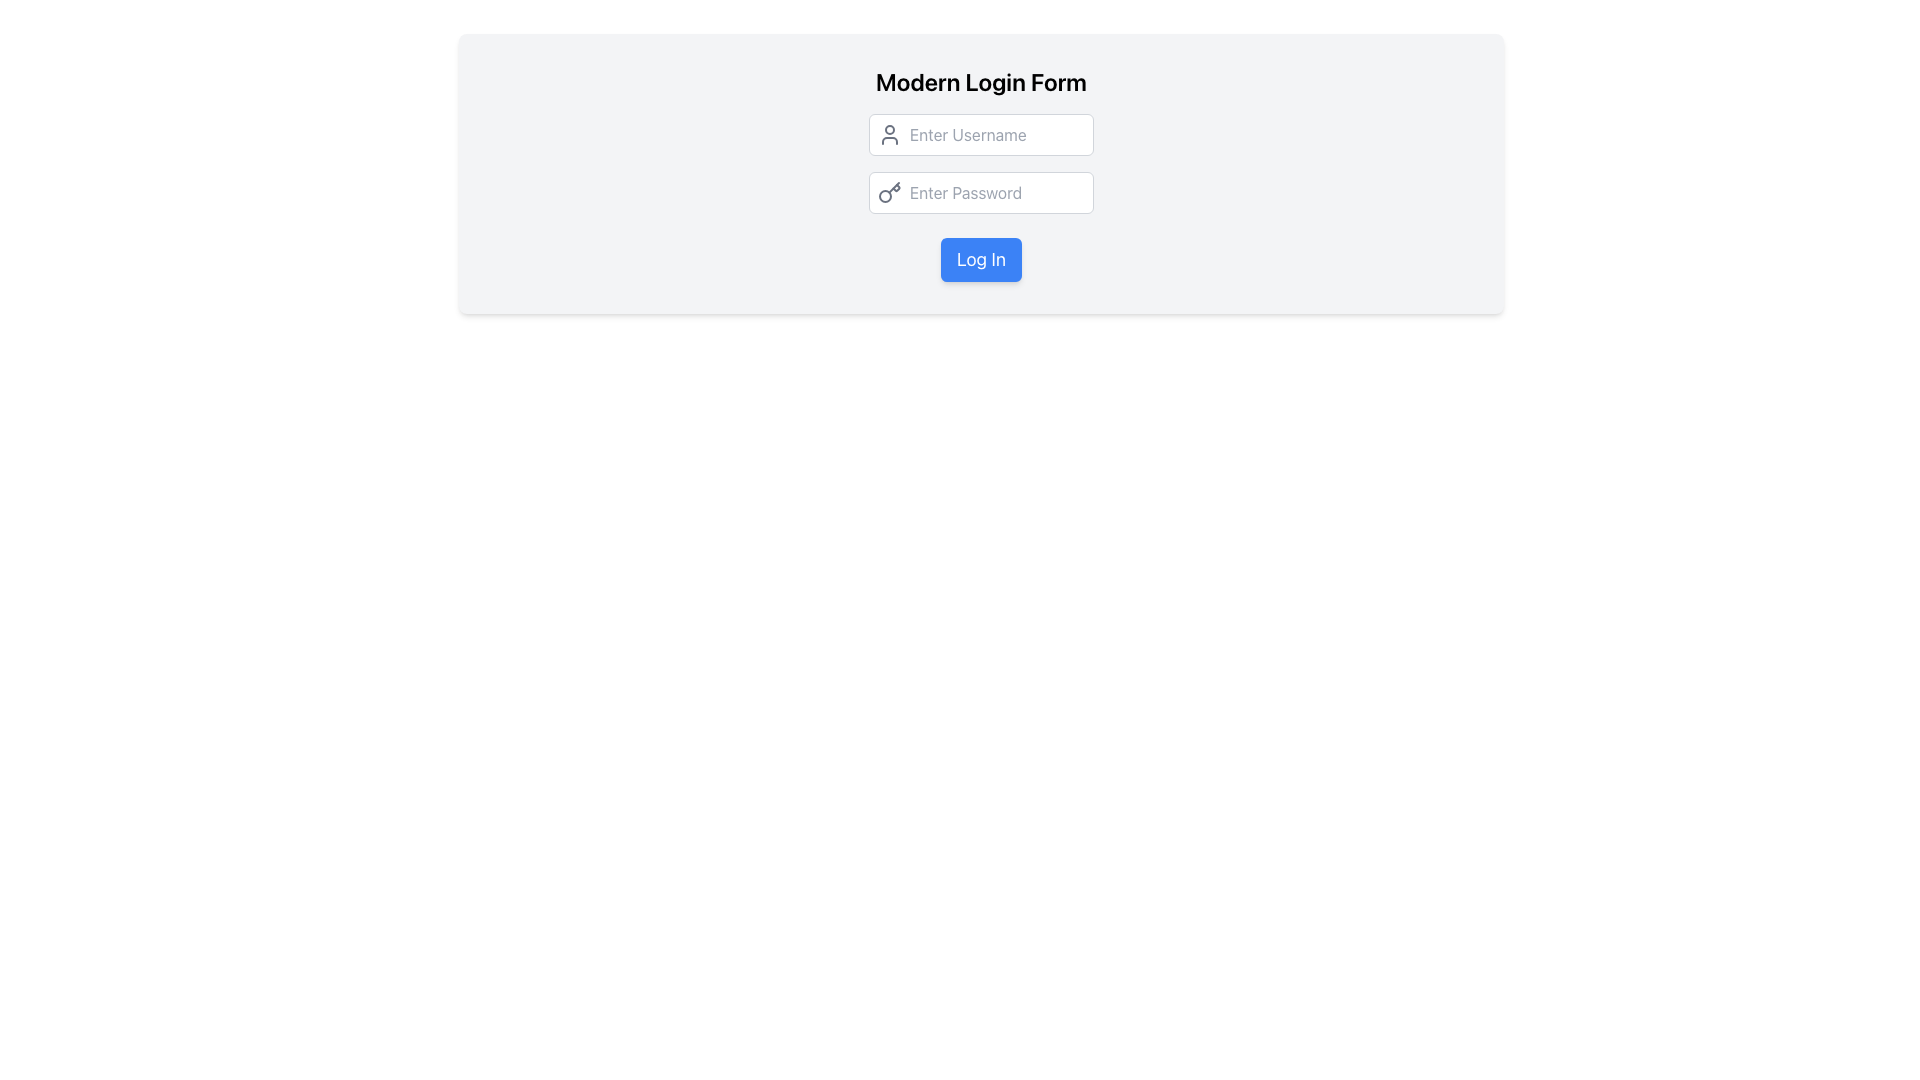 The width and height of the screenshot is (1920, 1080). I want to click on the header text that serves as the title for the login form, providing context about the form's purpose, so click(981, 80).